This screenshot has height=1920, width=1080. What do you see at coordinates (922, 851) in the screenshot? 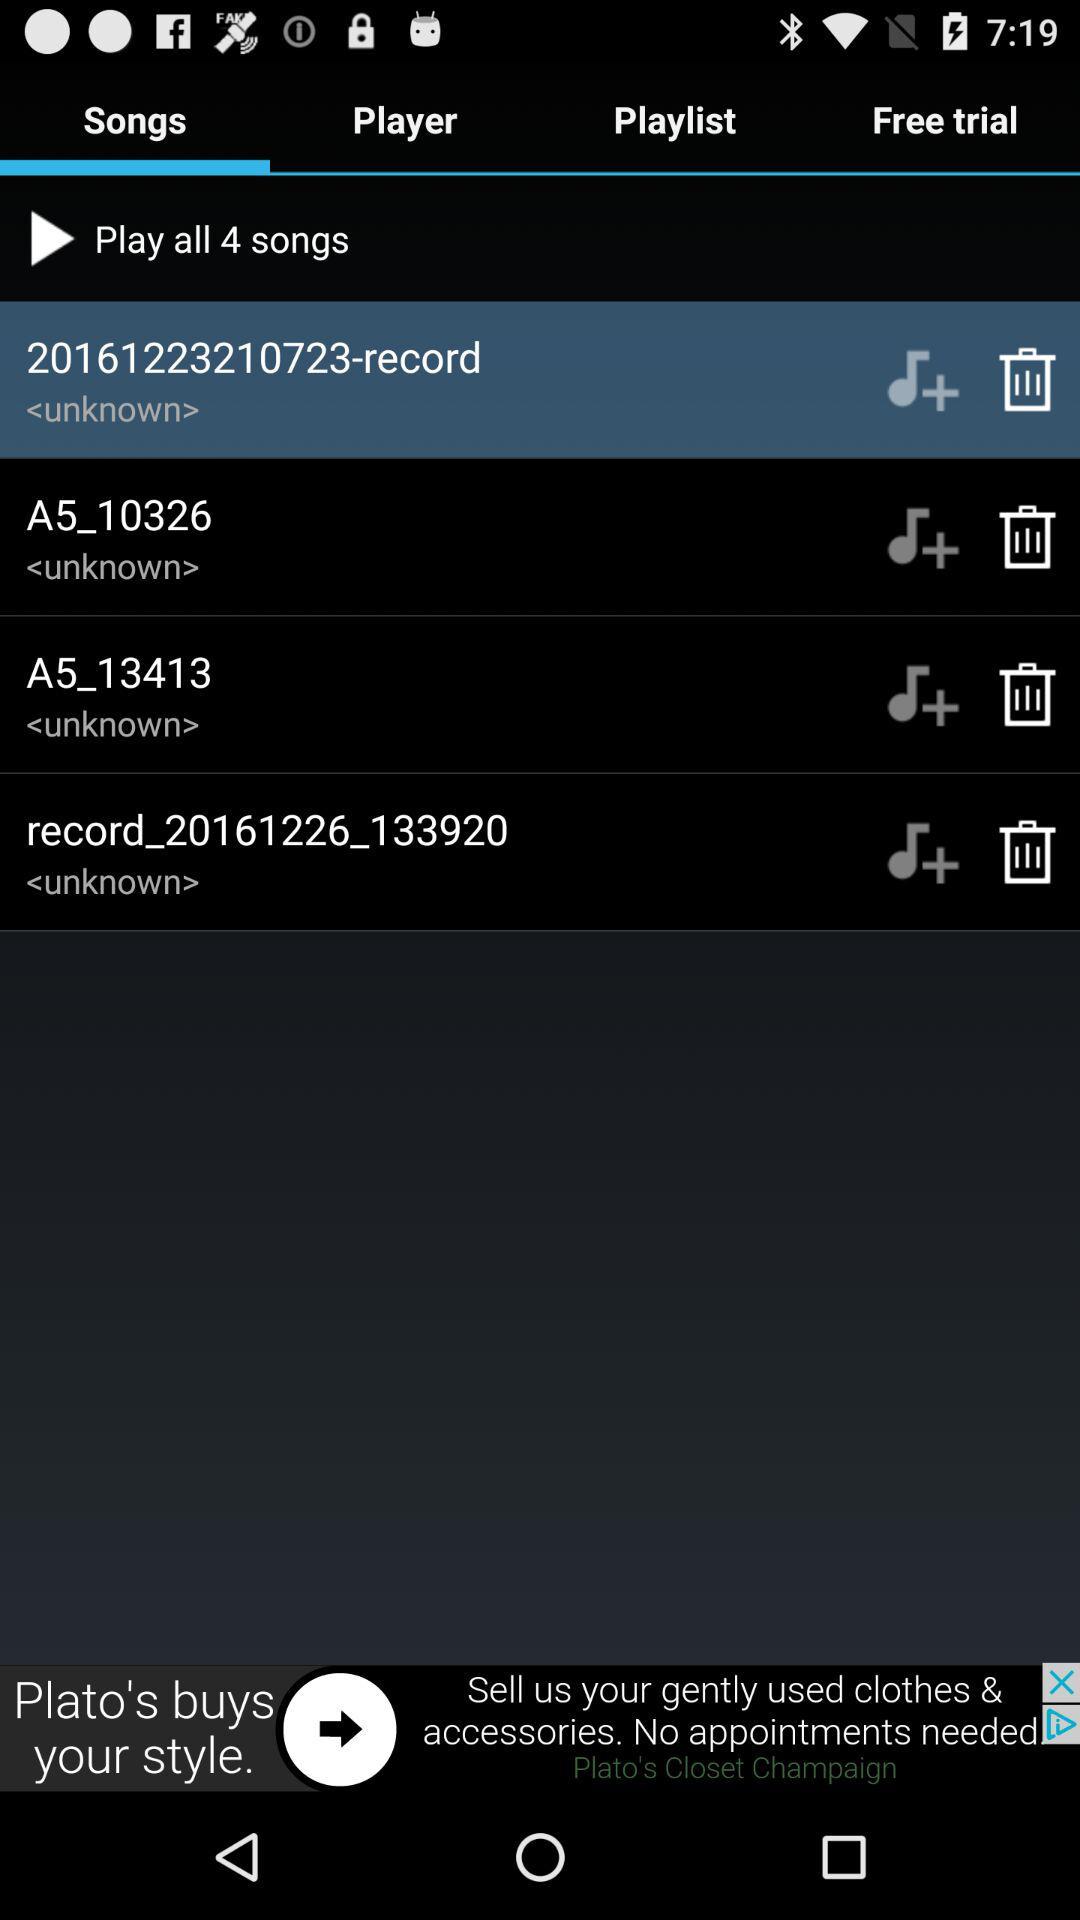
I see `to favorites` at bounding box center [922, 851].